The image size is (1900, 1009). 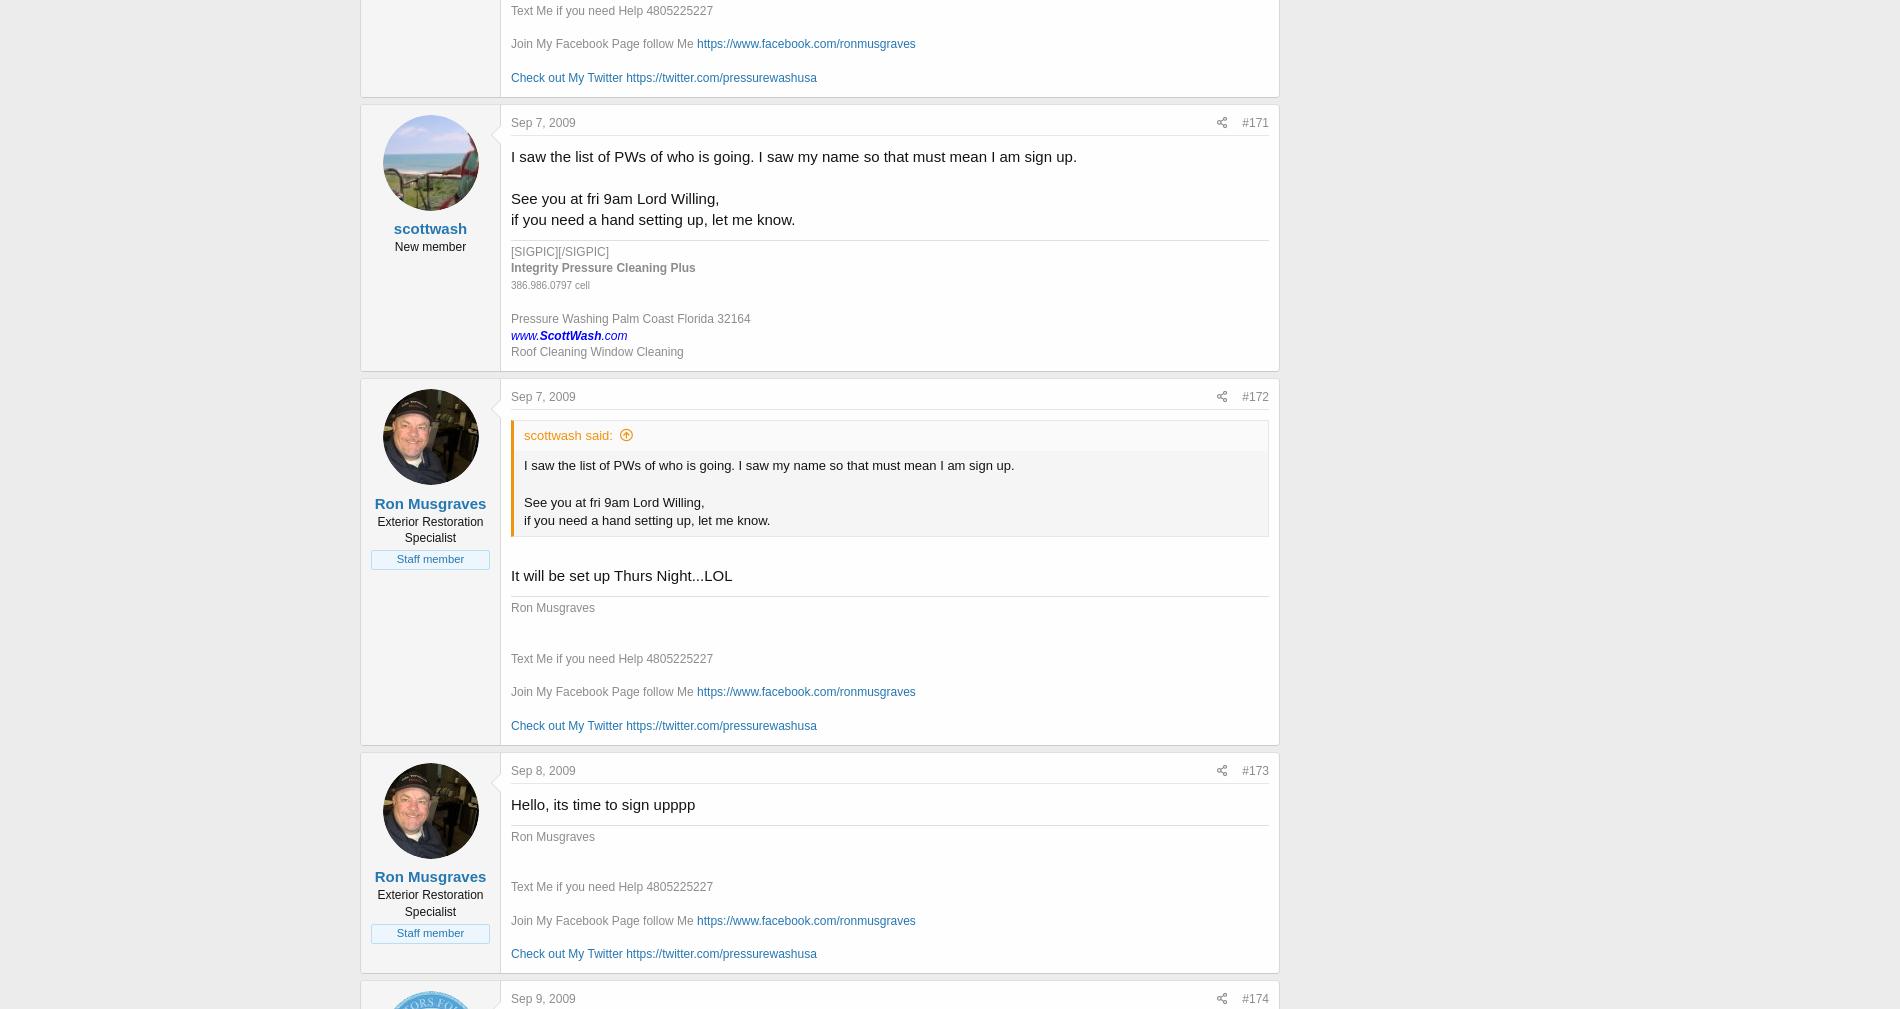 What do you see at coordinates (393, 246) in the screenshot?
I see `'New member'` at bounding box center [393, 246].